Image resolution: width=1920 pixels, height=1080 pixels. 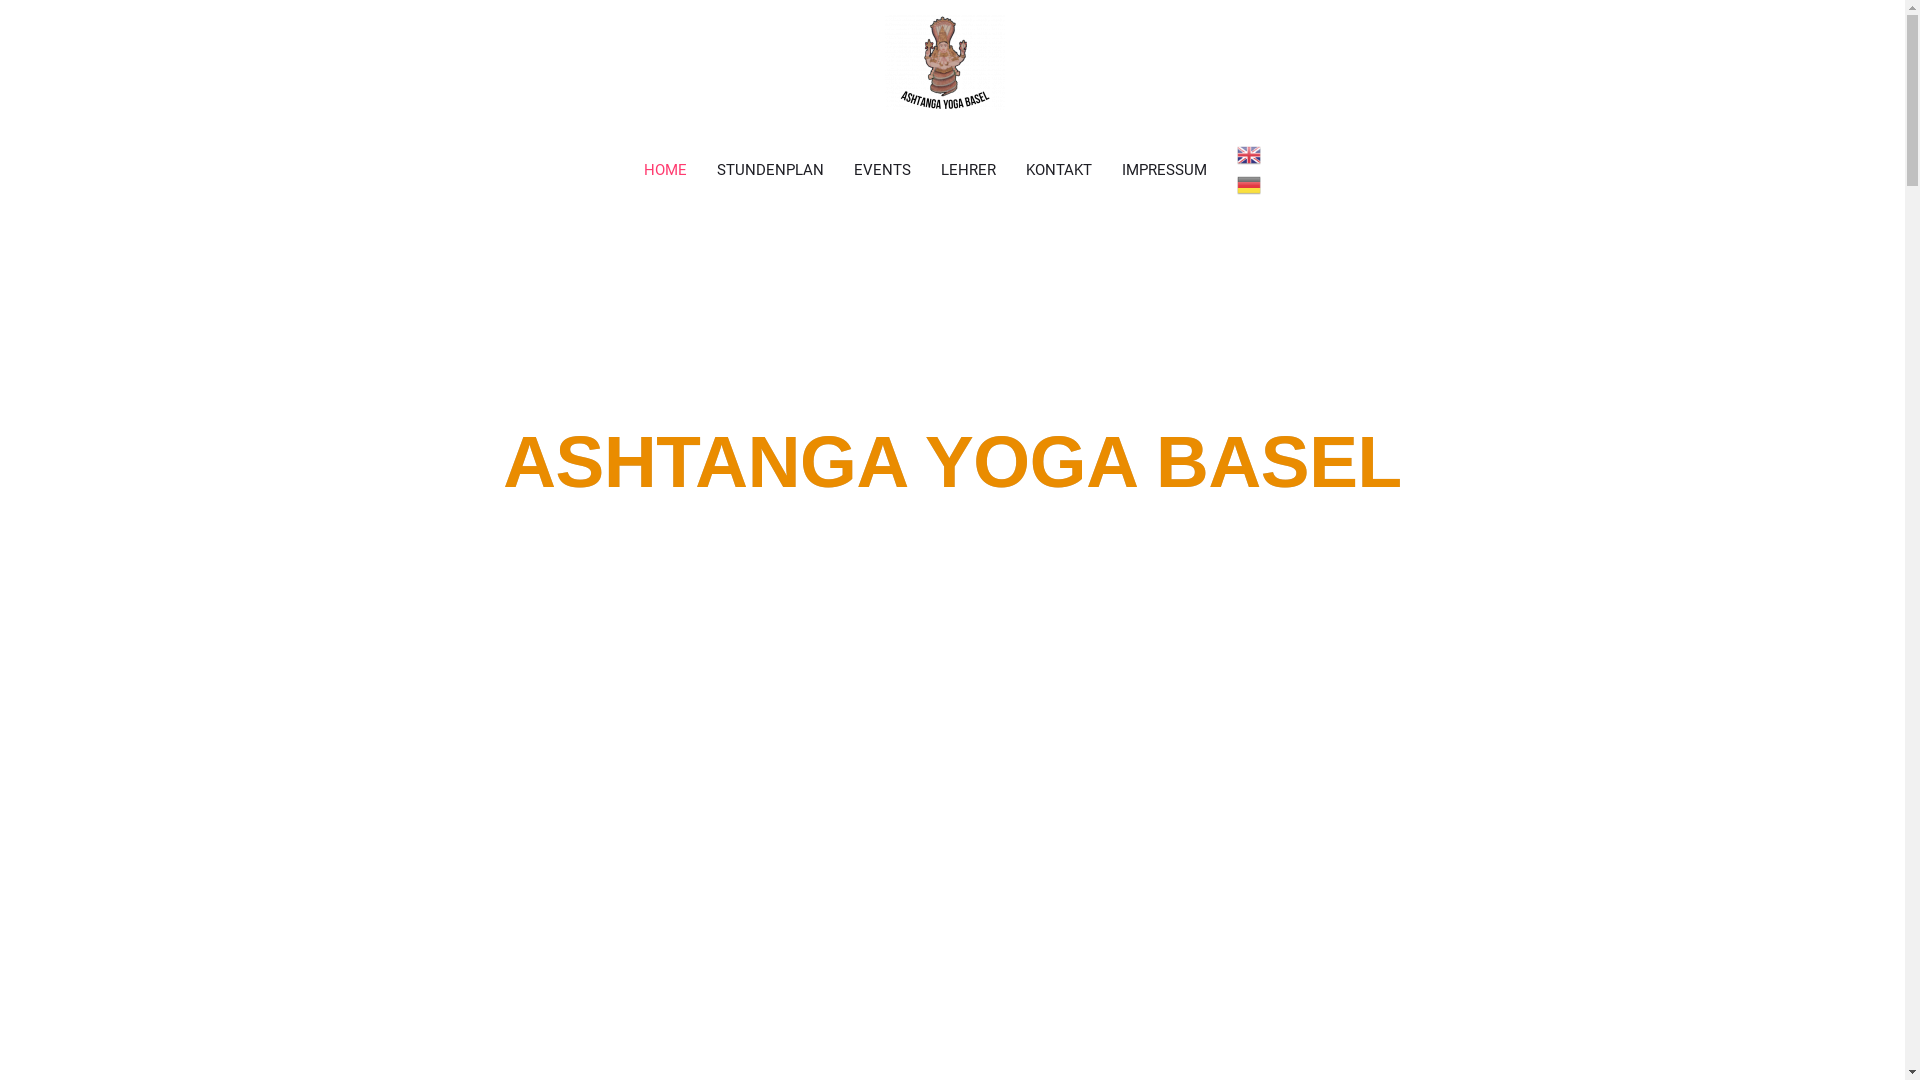 I want to click on 'HOME', so click(x=665, y=168).